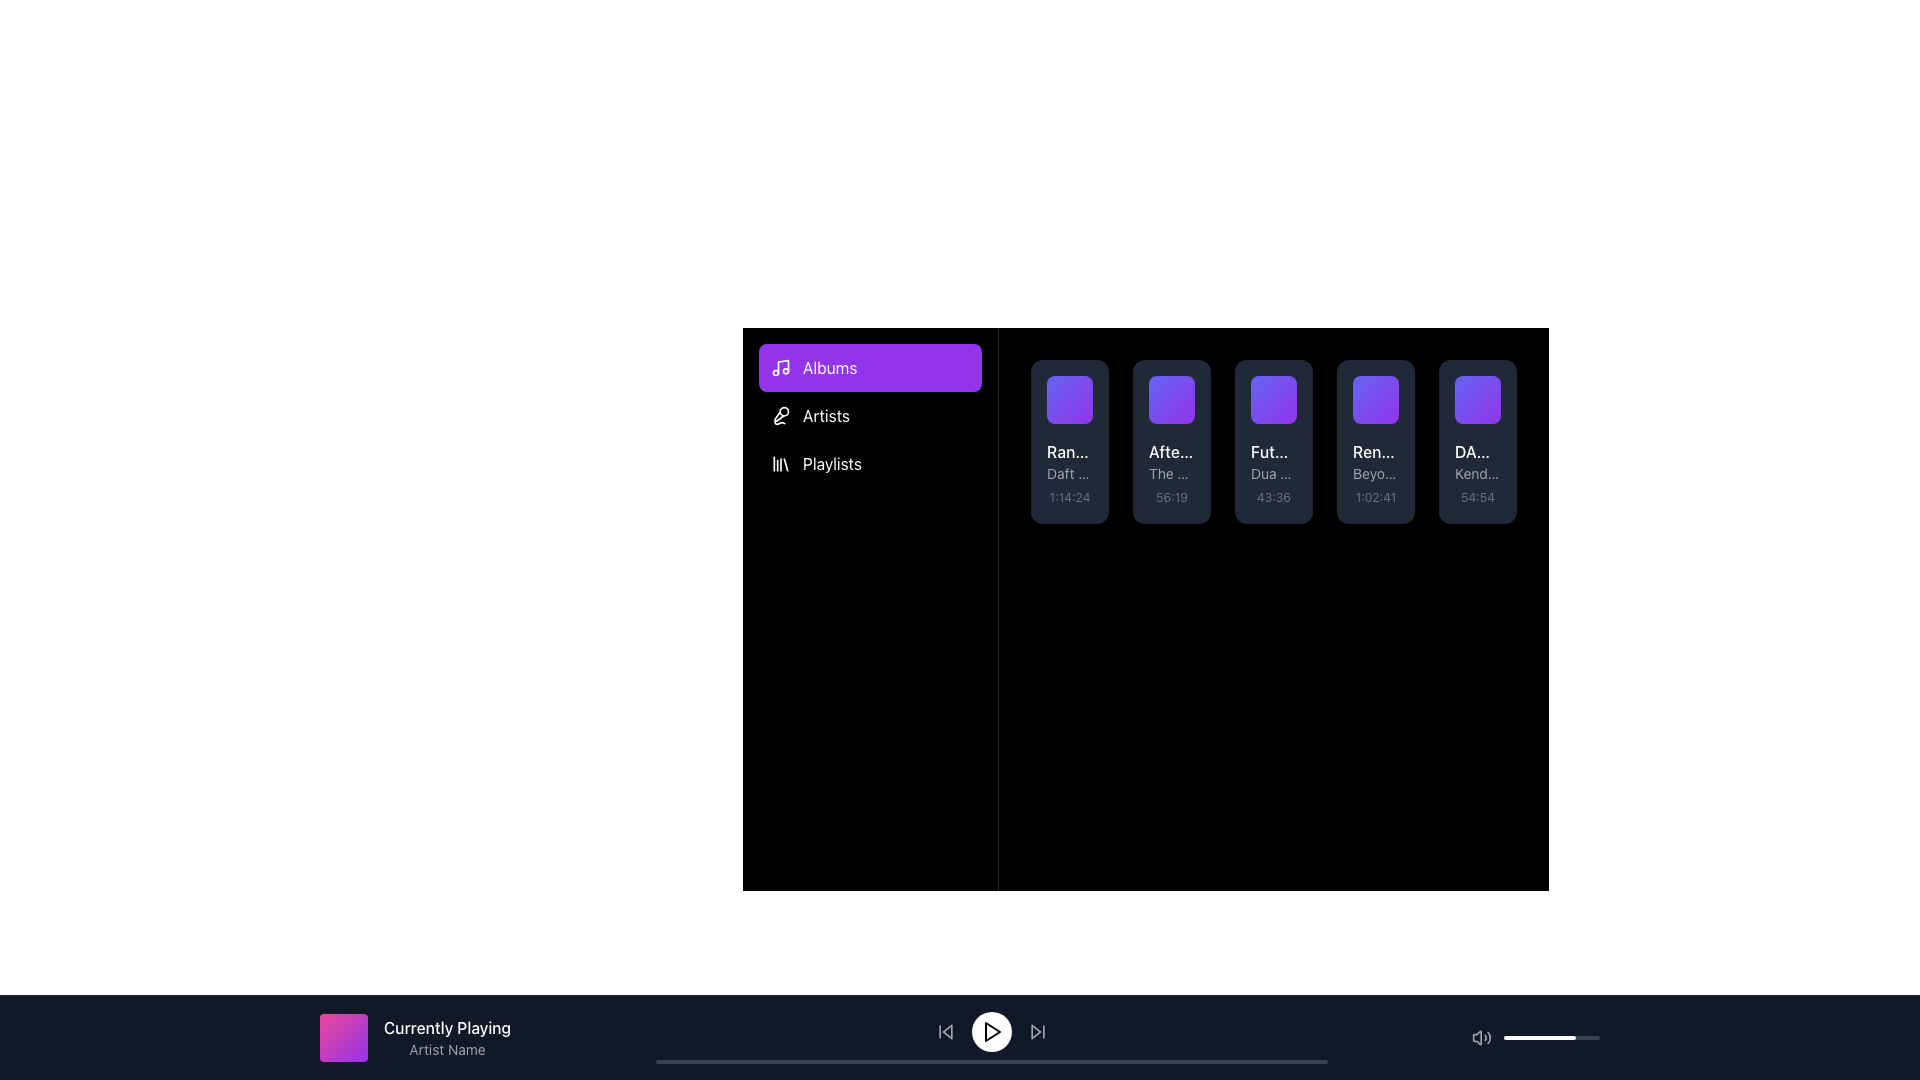 Image resolution: width=1920 pixels, height=1080 pixels. Describe the element at coordinates (782, 366) in the screenshot. I see `the vertical stroke part of the music note icon representing the 'Albums' option in the left sidebar` at that location.